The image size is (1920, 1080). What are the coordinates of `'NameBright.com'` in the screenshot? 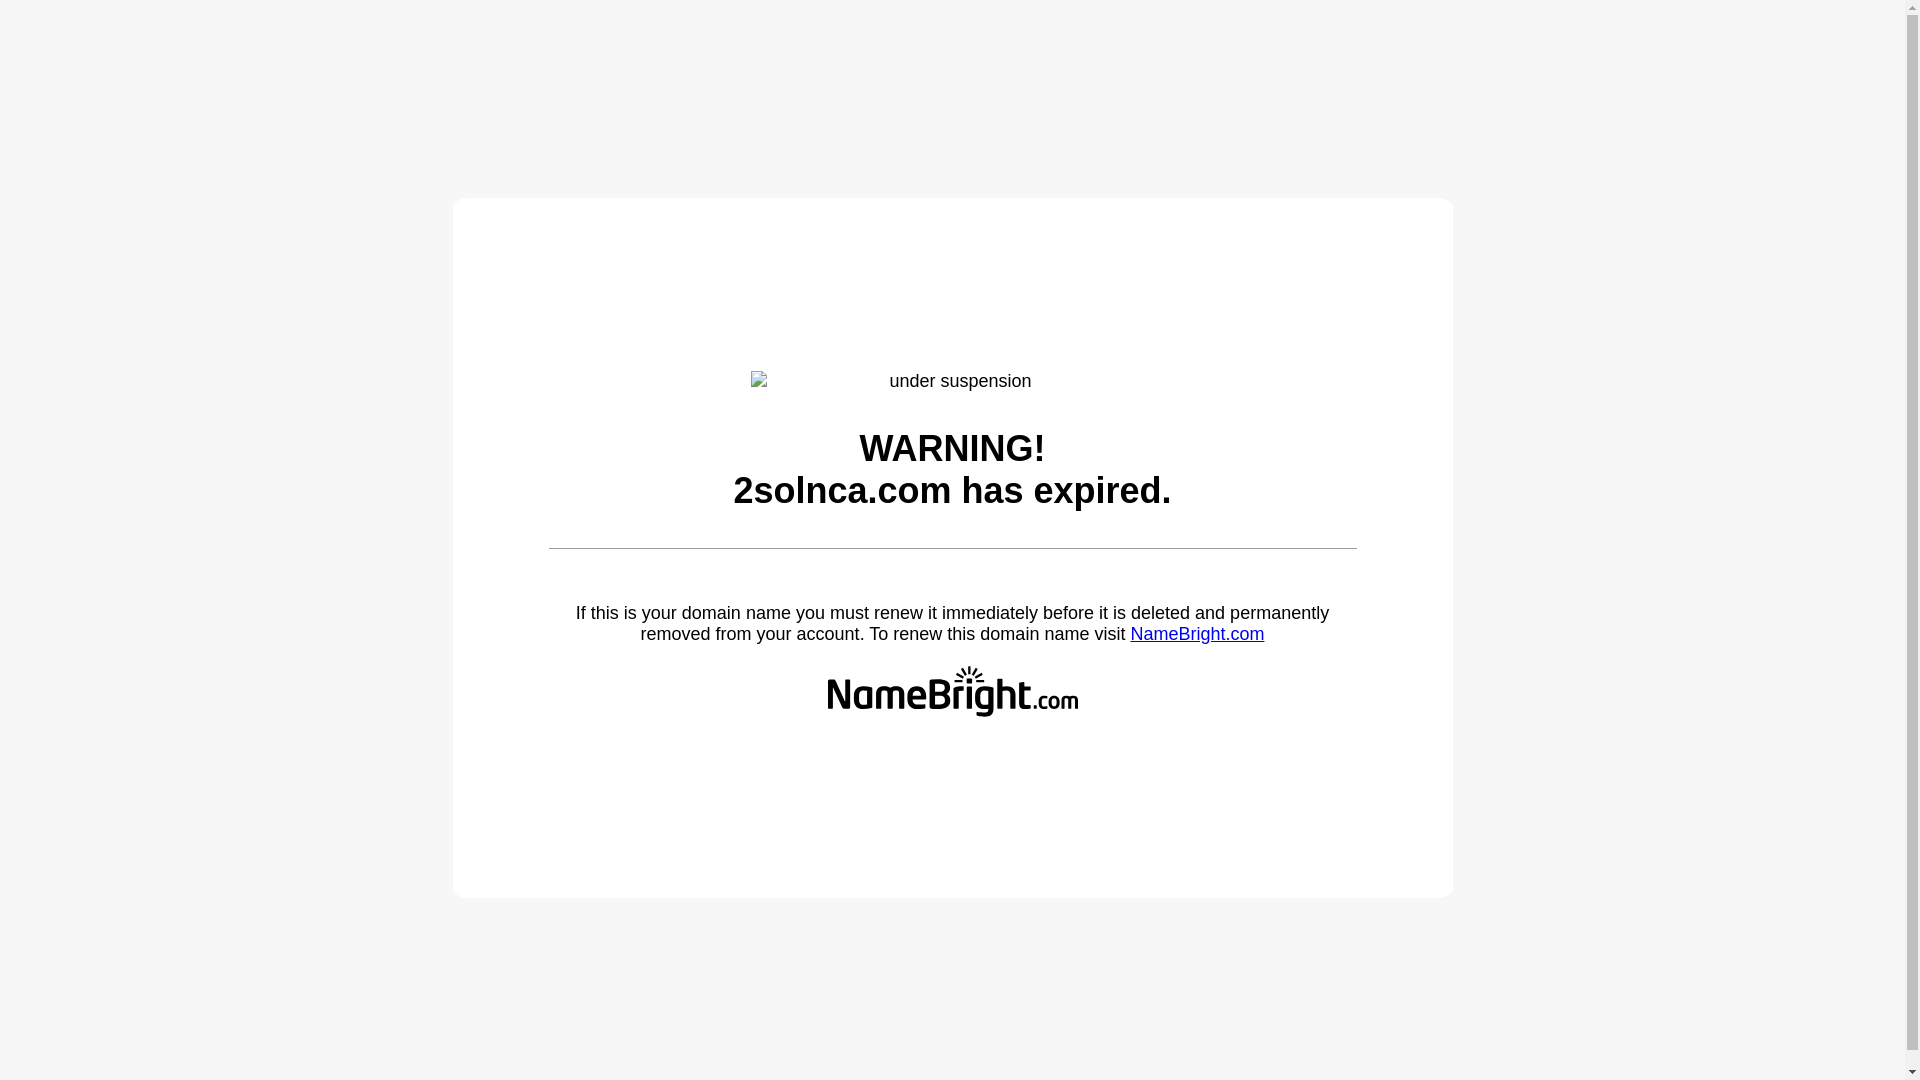 It's located at (1196, 633).